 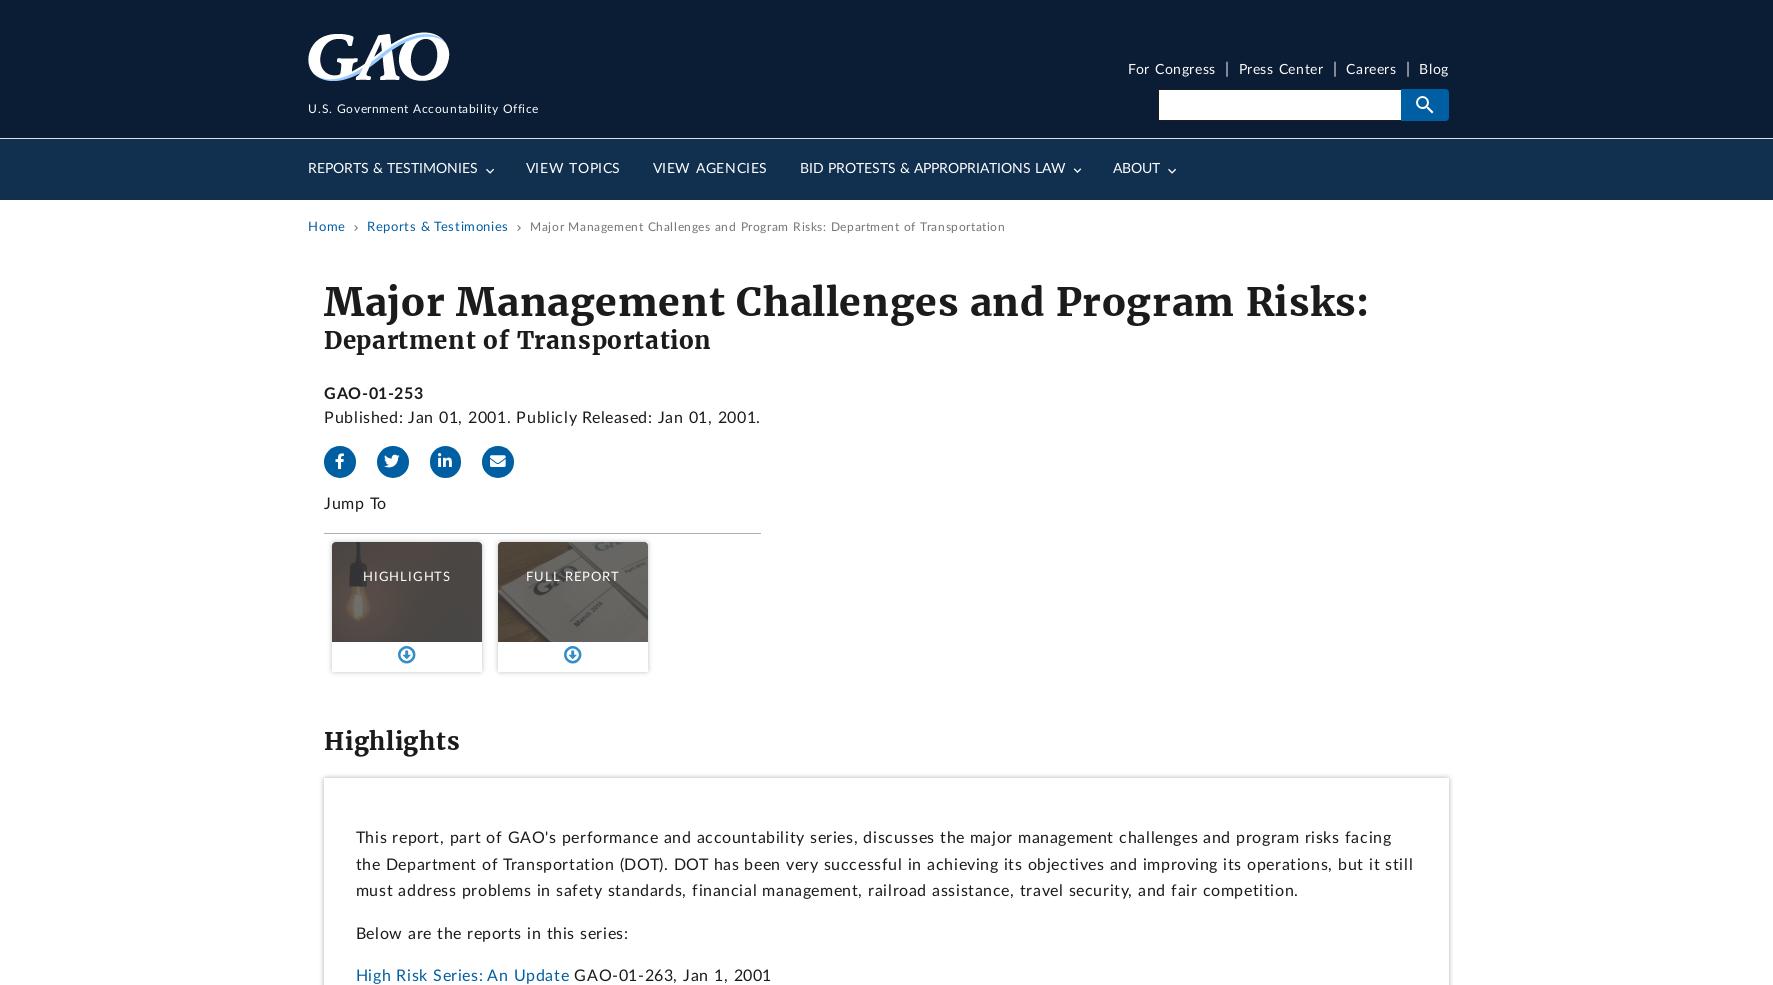 I want to click on 'Below are the reports in this series:', so click(x=490, y=932).